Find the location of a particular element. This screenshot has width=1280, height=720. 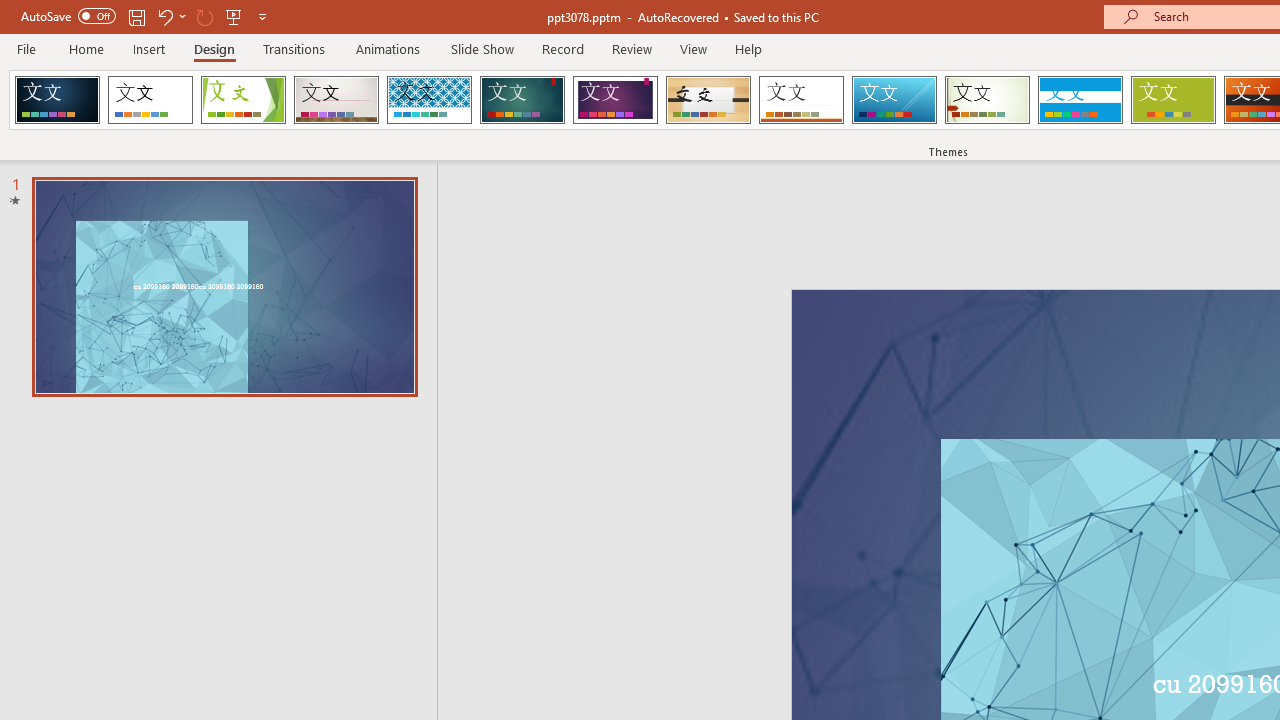

'Organic' is located at coordinates (708, 100).